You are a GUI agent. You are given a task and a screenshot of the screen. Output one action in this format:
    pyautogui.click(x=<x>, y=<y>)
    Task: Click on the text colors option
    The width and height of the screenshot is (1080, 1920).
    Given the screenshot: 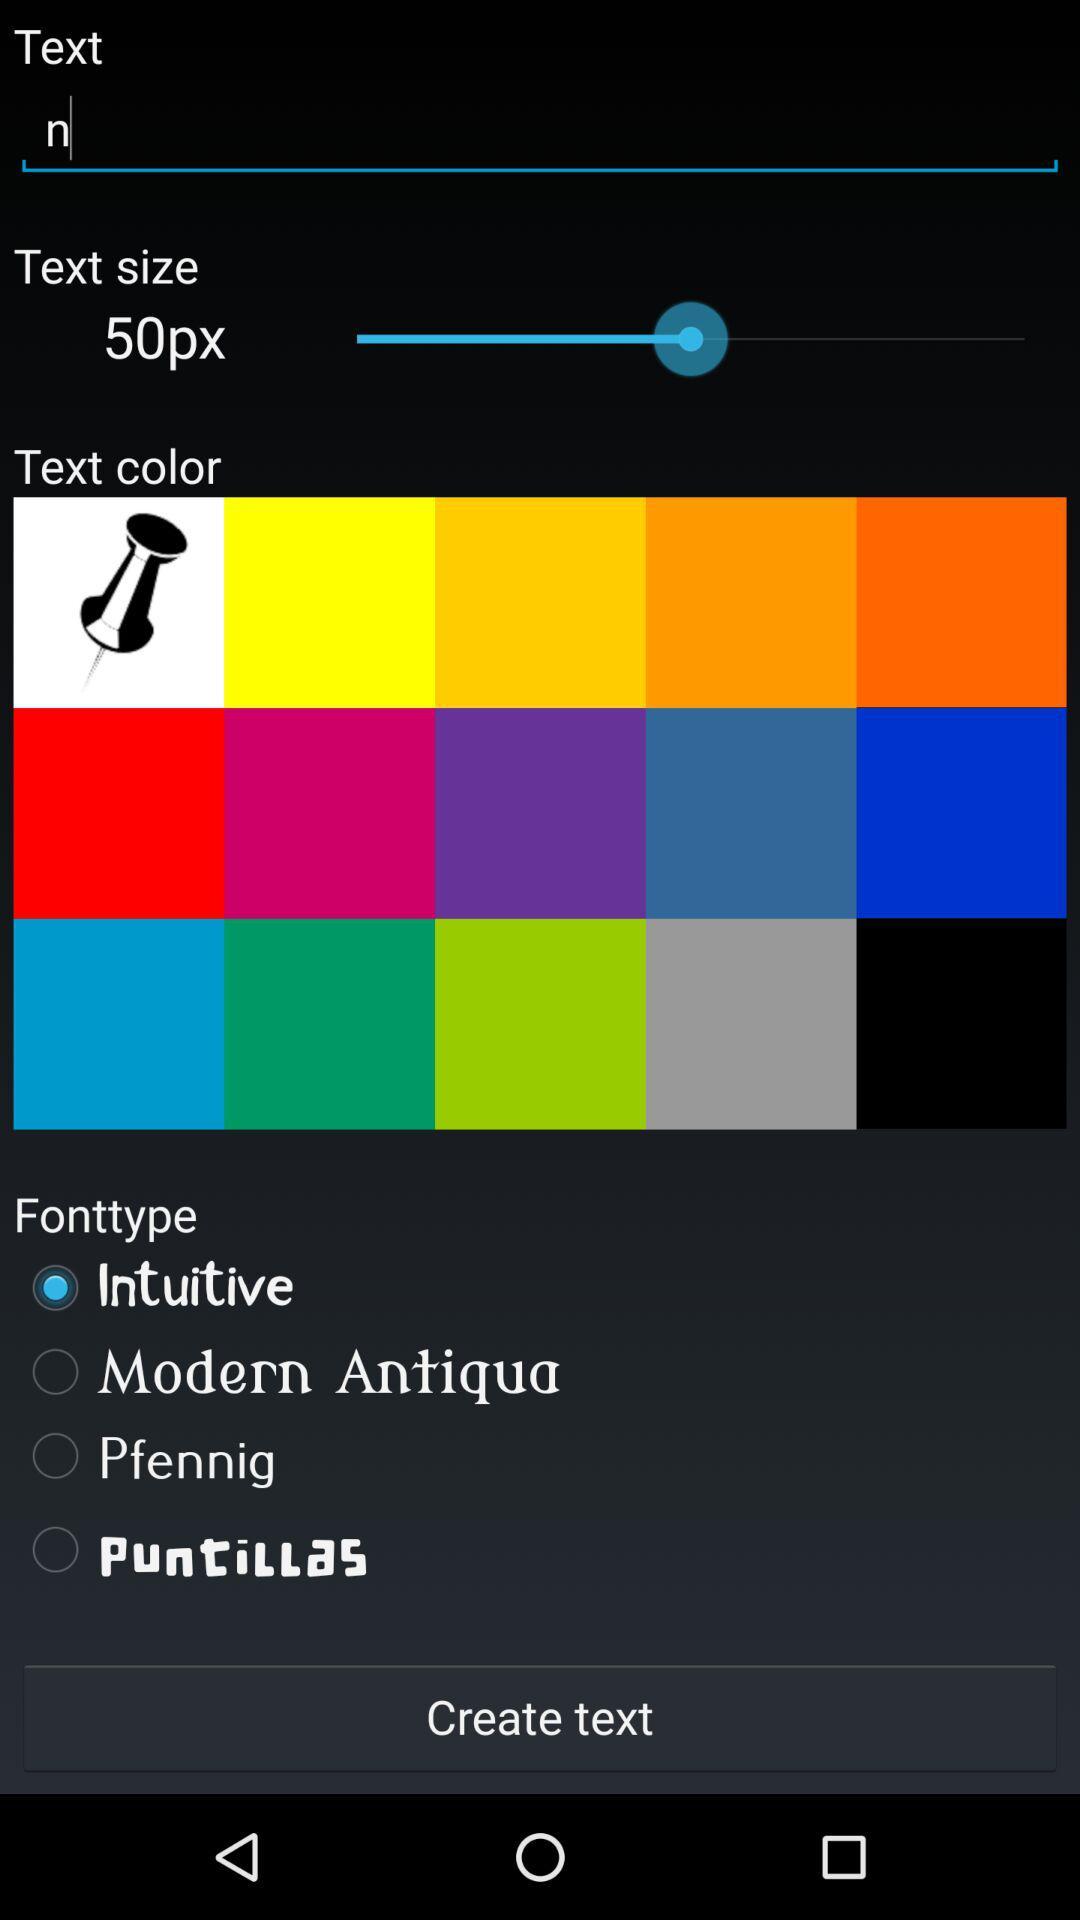 What is the action you would take?
    pyautogui.click(x=328, y=601)
    